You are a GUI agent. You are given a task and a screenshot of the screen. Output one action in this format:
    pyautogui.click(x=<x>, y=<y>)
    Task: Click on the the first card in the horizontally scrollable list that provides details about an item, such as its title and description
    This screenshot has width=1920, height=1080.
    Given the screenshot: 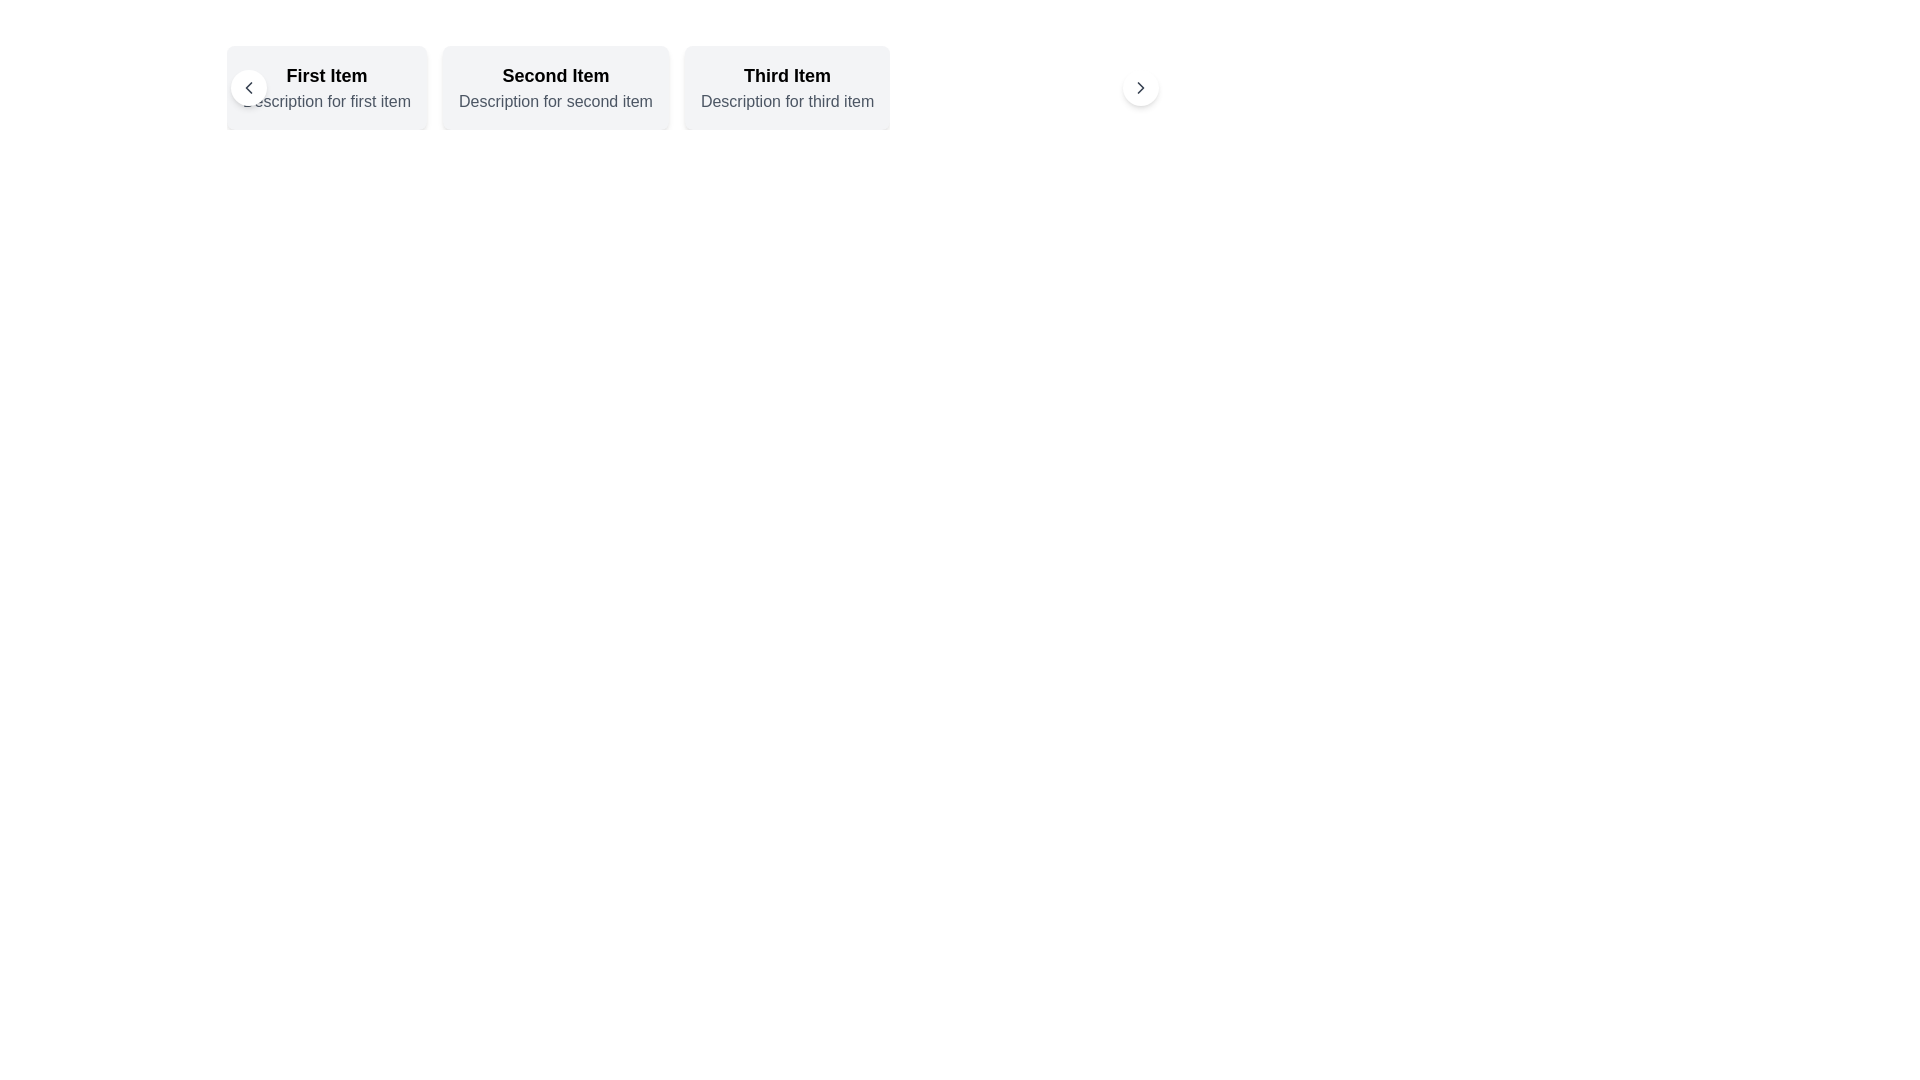 What is the action you would take?
    pyautogui.click(x=326, y=87)
    